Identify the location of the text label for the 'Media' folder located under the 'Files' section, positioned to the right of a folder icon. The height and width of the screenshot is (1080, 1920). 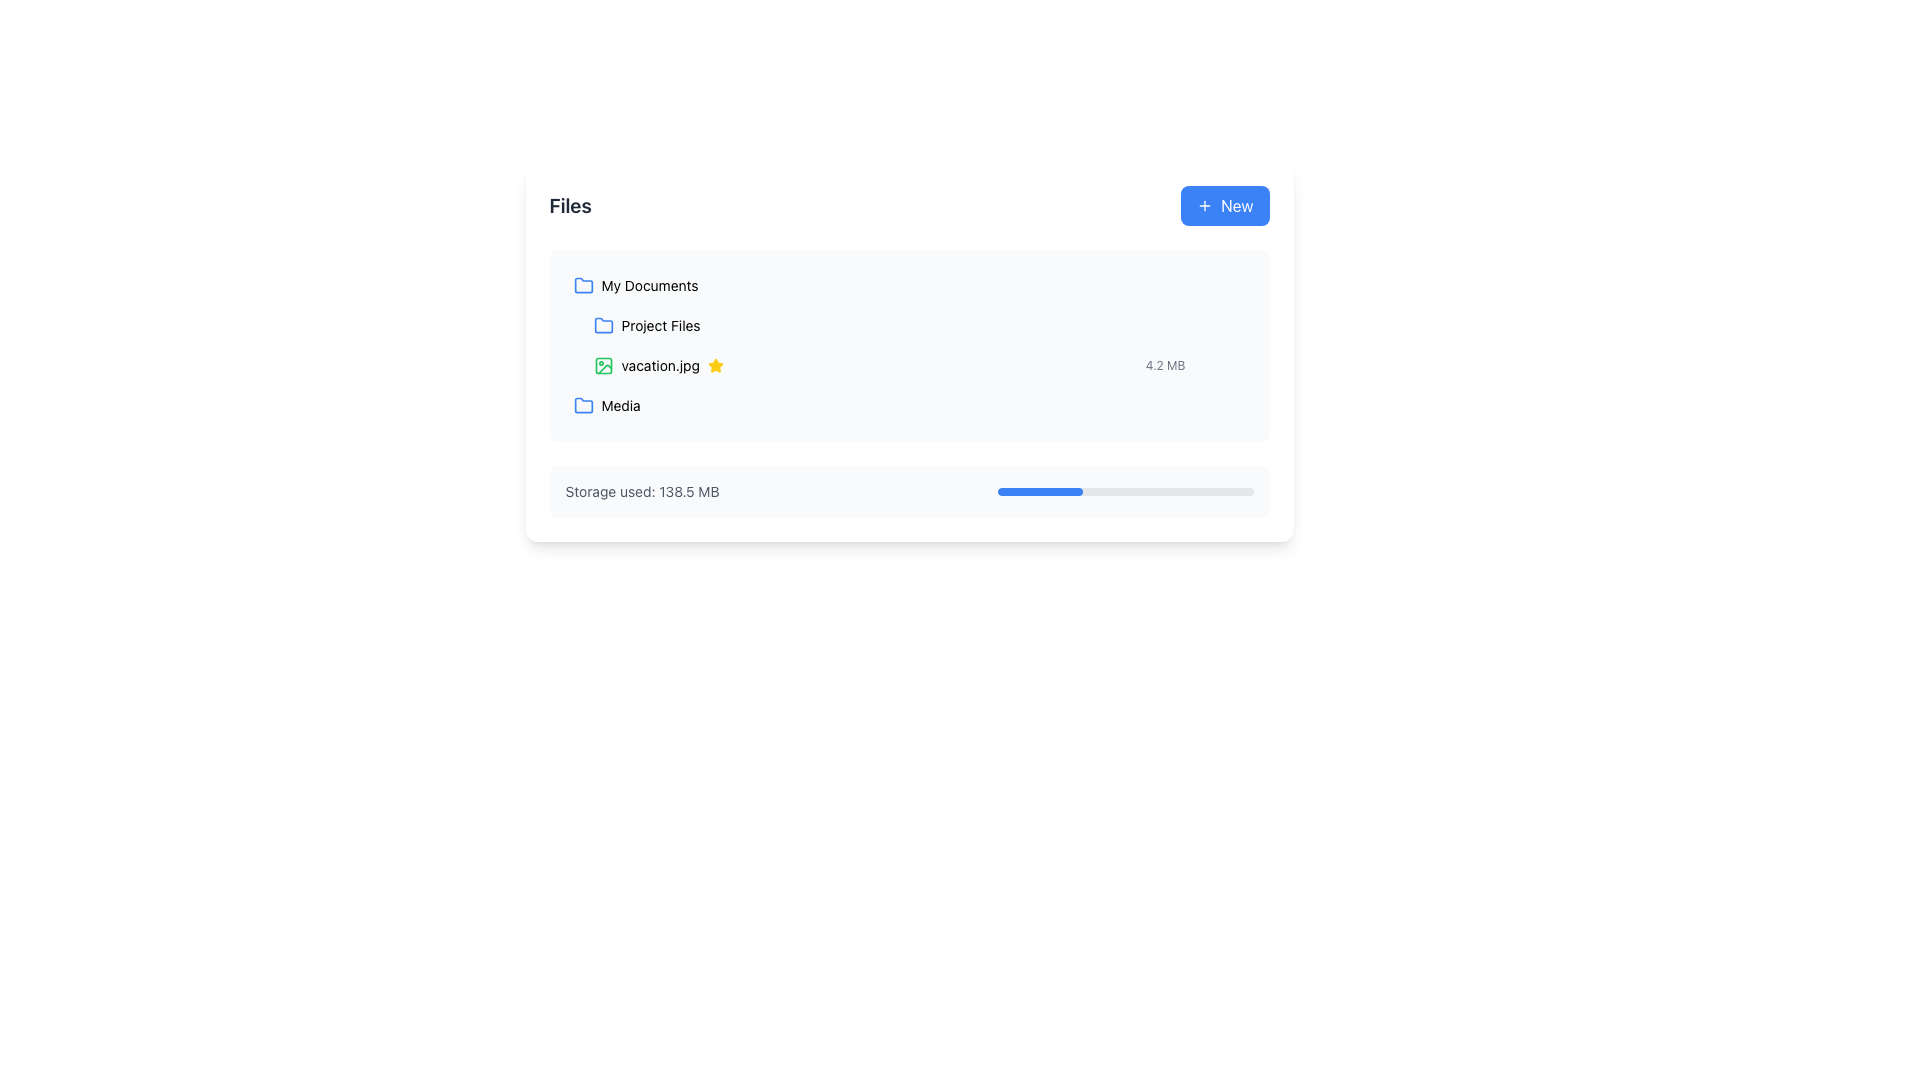
(620, 405).